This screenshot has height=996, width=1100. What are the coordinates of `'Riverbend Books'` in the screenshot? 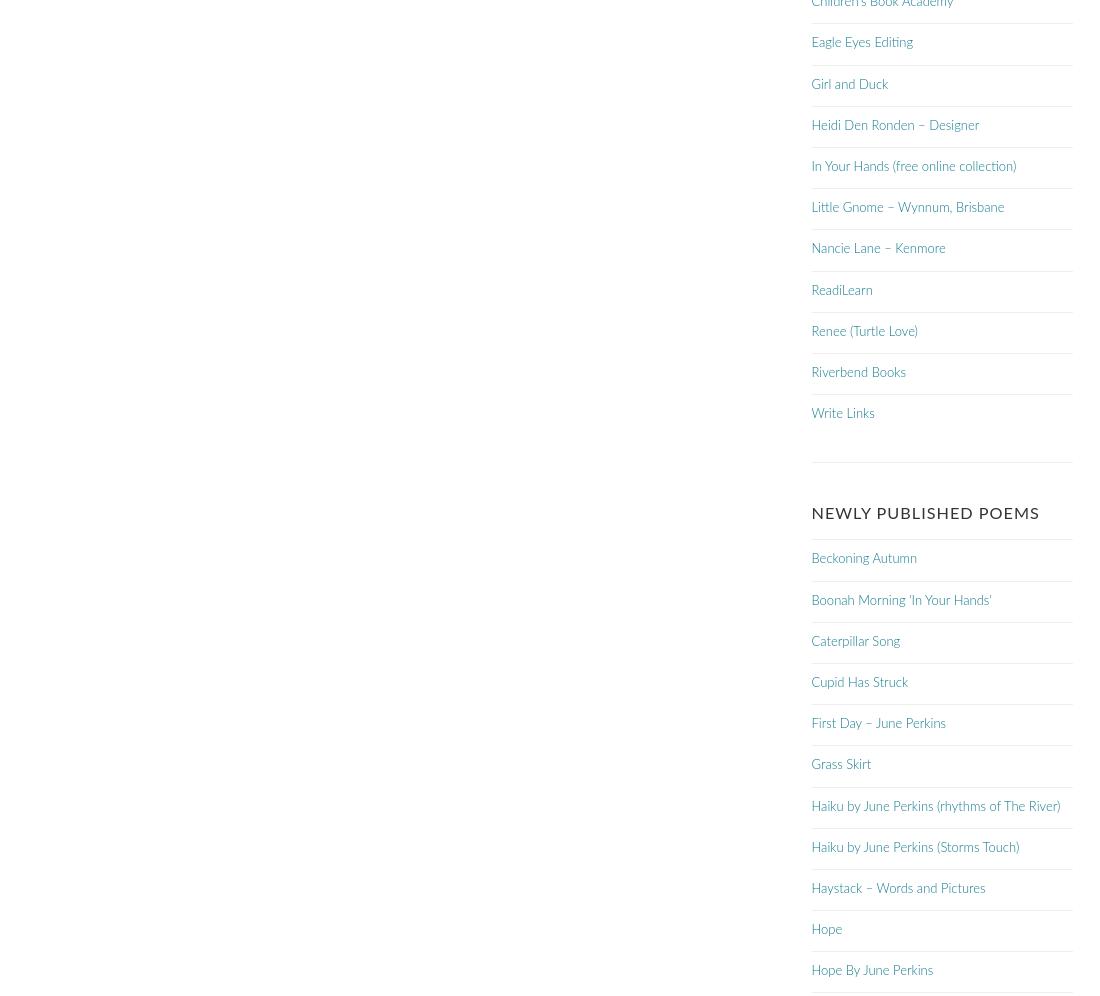 It's located at (811, 372).